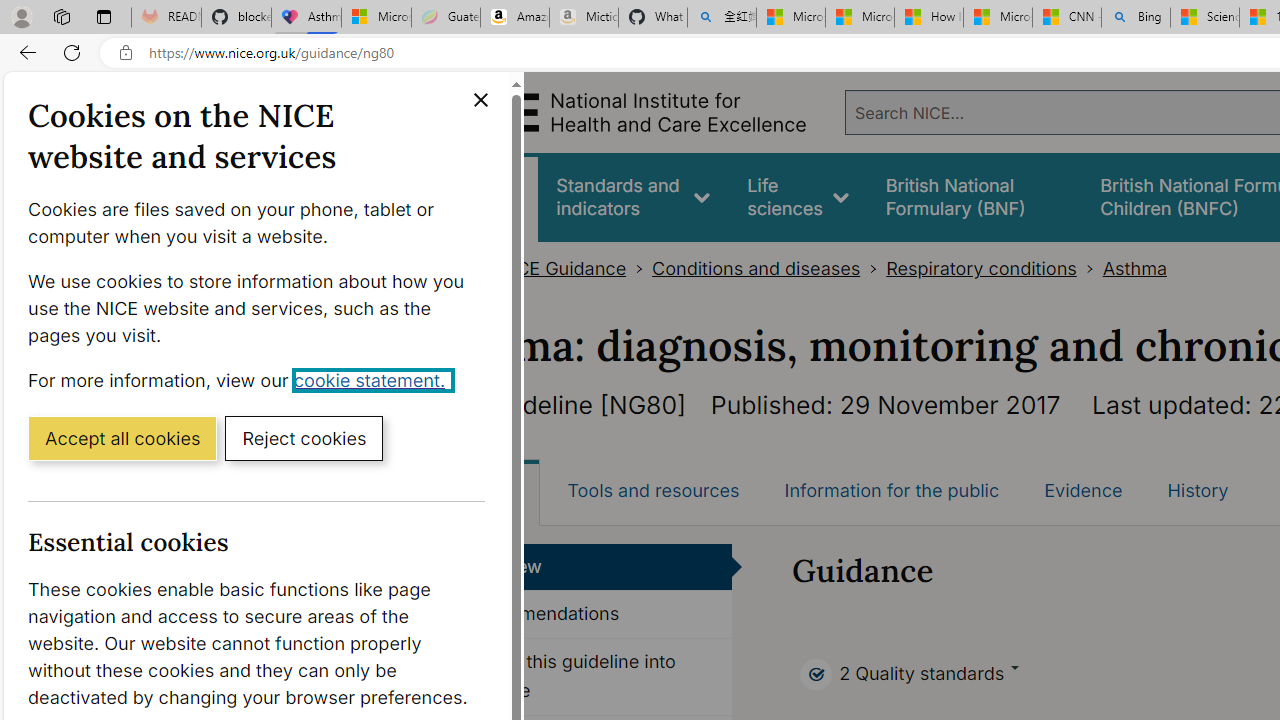 This screenshot has width=1280, height=720. I want to click on 'Accept all cookies', so click(121, 436).